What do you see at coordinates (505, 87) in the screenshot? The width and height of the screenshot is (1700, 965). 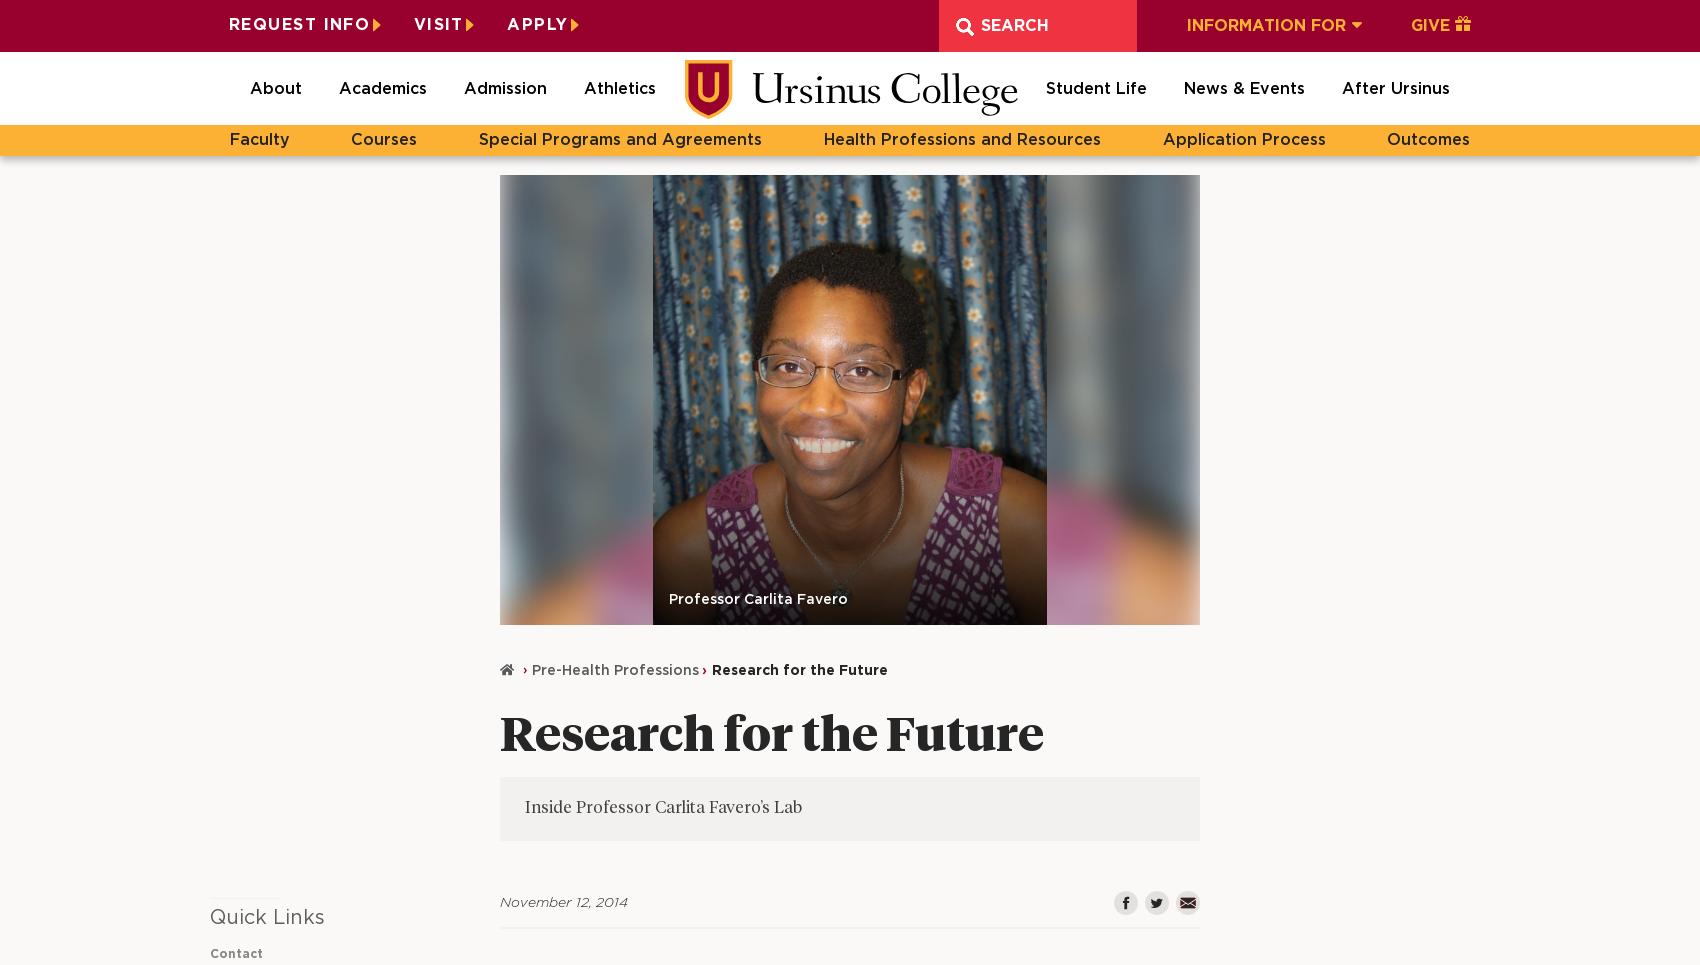 I see `'Admission'` at bounding box center [505, 87].